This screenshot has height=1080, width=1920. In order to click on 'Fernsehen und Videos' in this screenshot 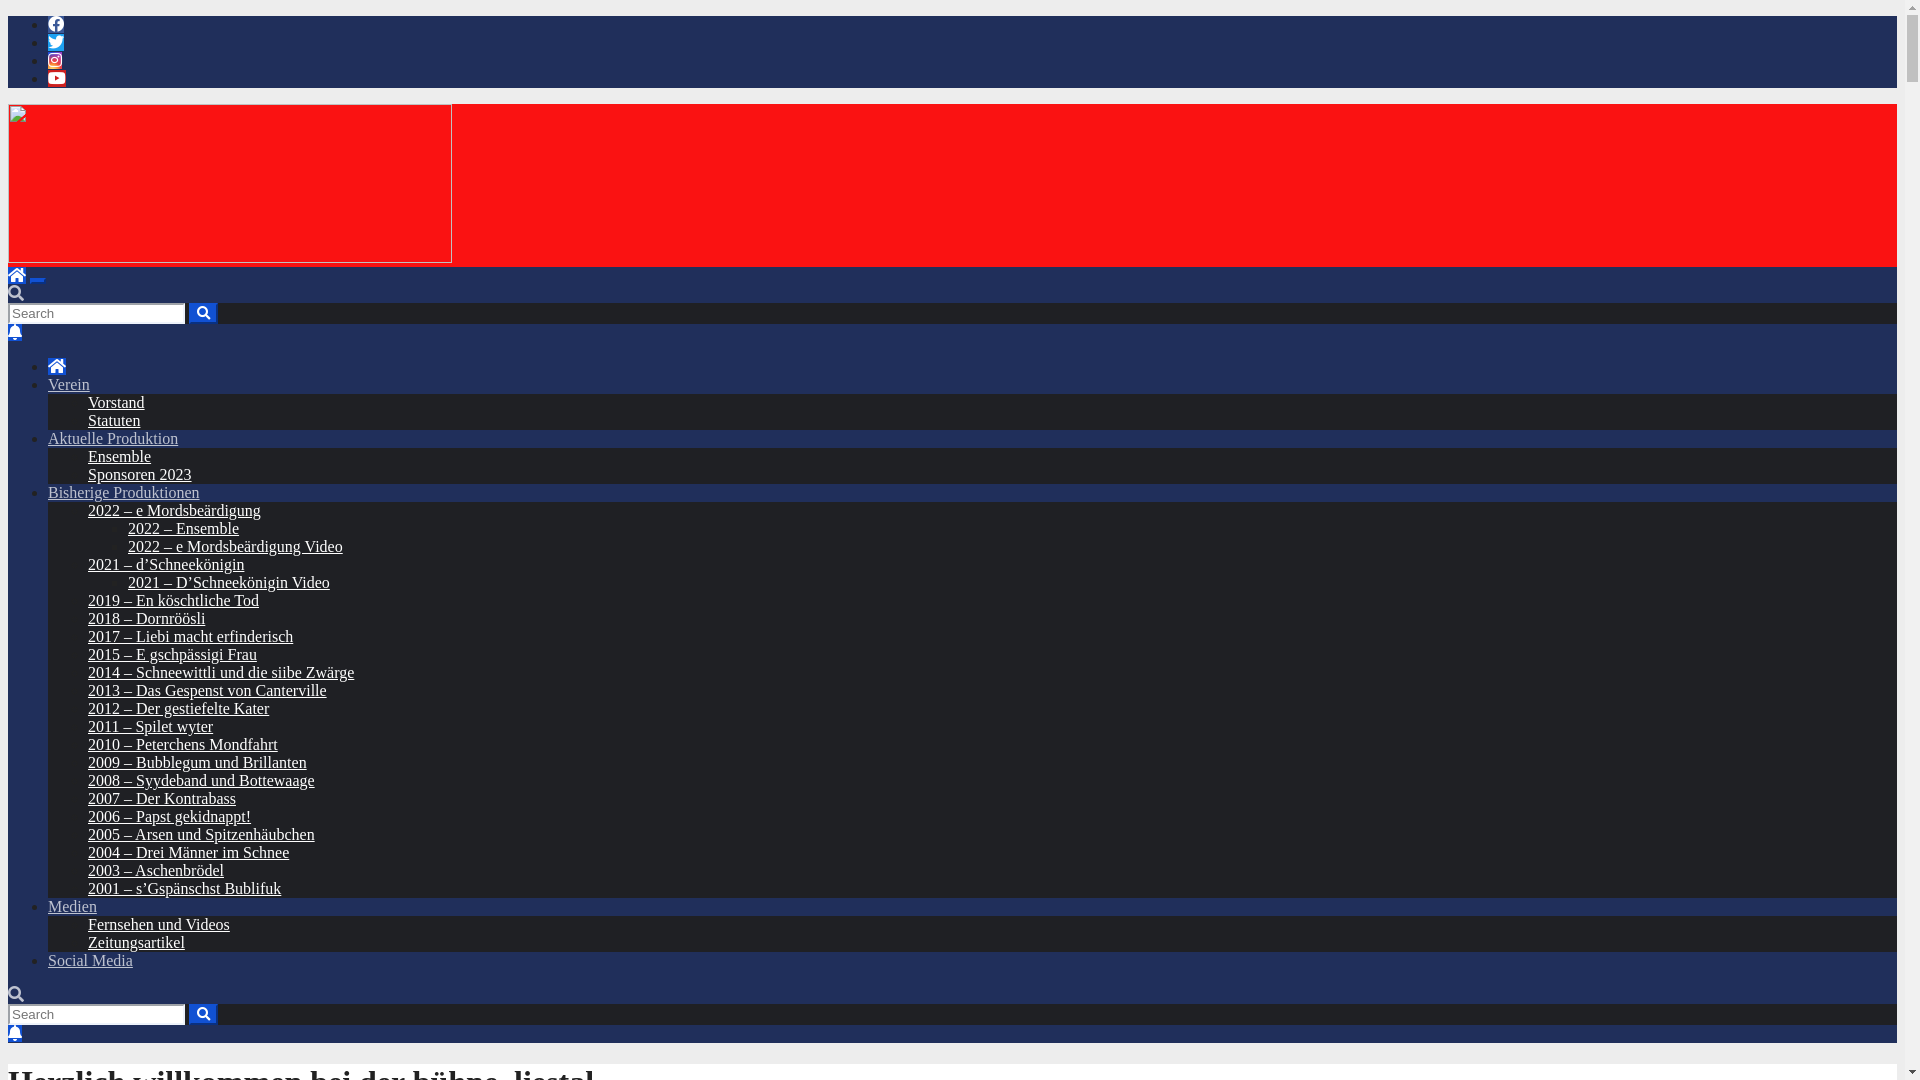, I will do `click(157, 924)`.